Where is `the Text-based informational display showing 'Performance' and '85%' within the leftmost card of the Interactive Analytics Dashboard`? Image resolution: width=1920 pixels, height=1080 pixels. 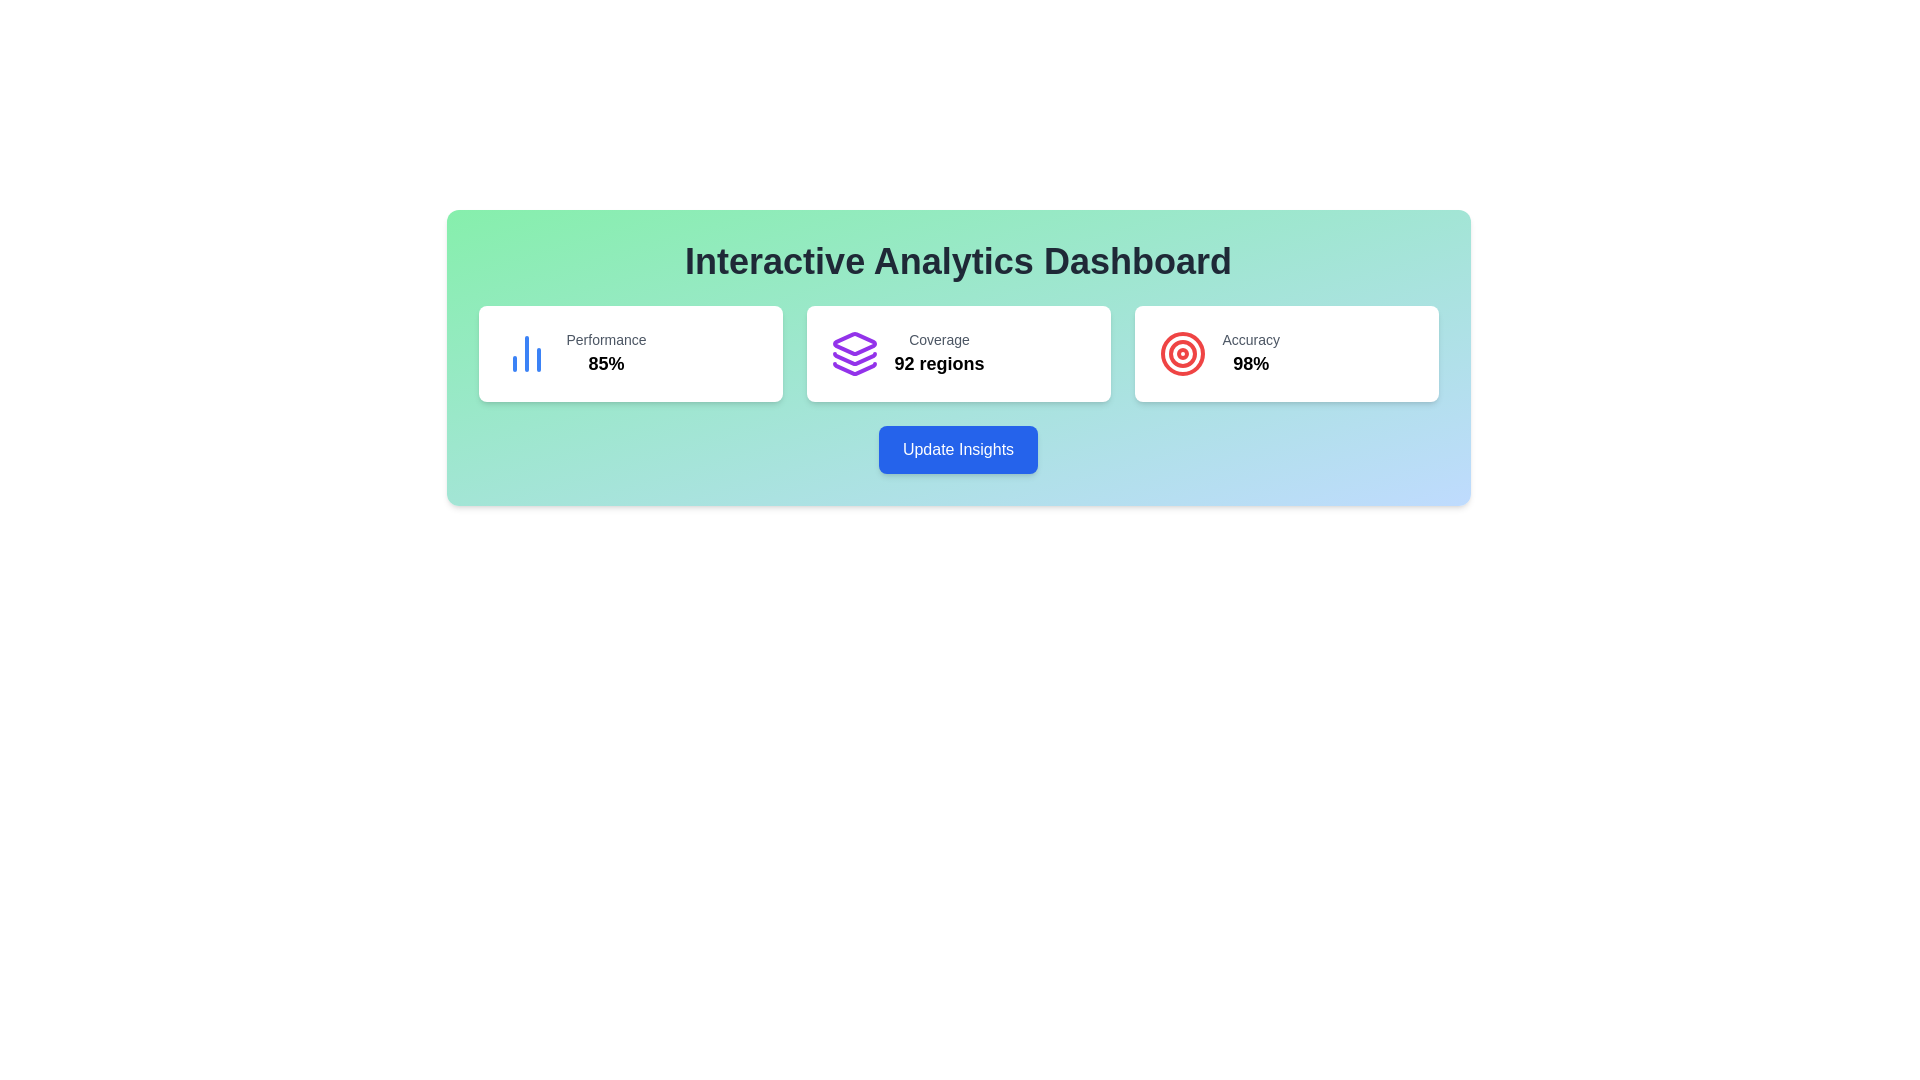
the Text-based informational display showing 'Performance' and '85%' within the leftmost card of the Interactive Analytics Dashboard is located at coordinates (605, 353).